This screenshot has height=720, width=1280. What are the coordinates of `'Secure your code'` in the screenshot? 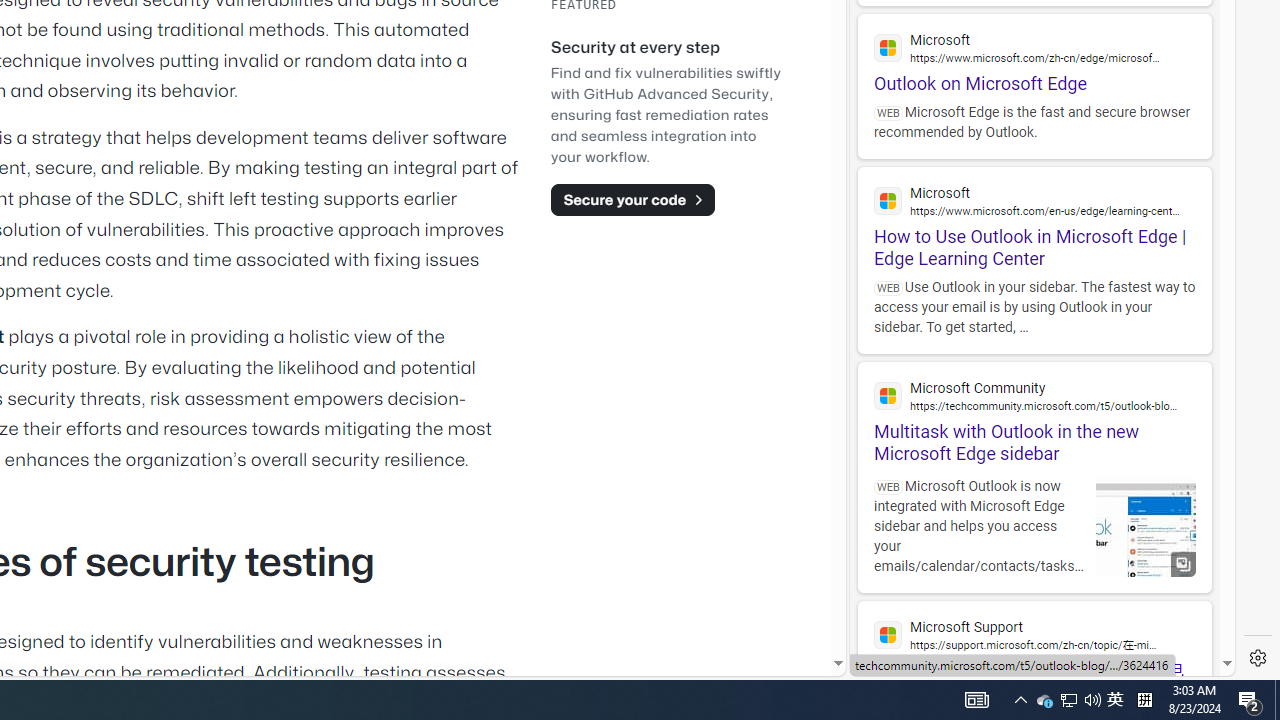 It's located at (631, 199).